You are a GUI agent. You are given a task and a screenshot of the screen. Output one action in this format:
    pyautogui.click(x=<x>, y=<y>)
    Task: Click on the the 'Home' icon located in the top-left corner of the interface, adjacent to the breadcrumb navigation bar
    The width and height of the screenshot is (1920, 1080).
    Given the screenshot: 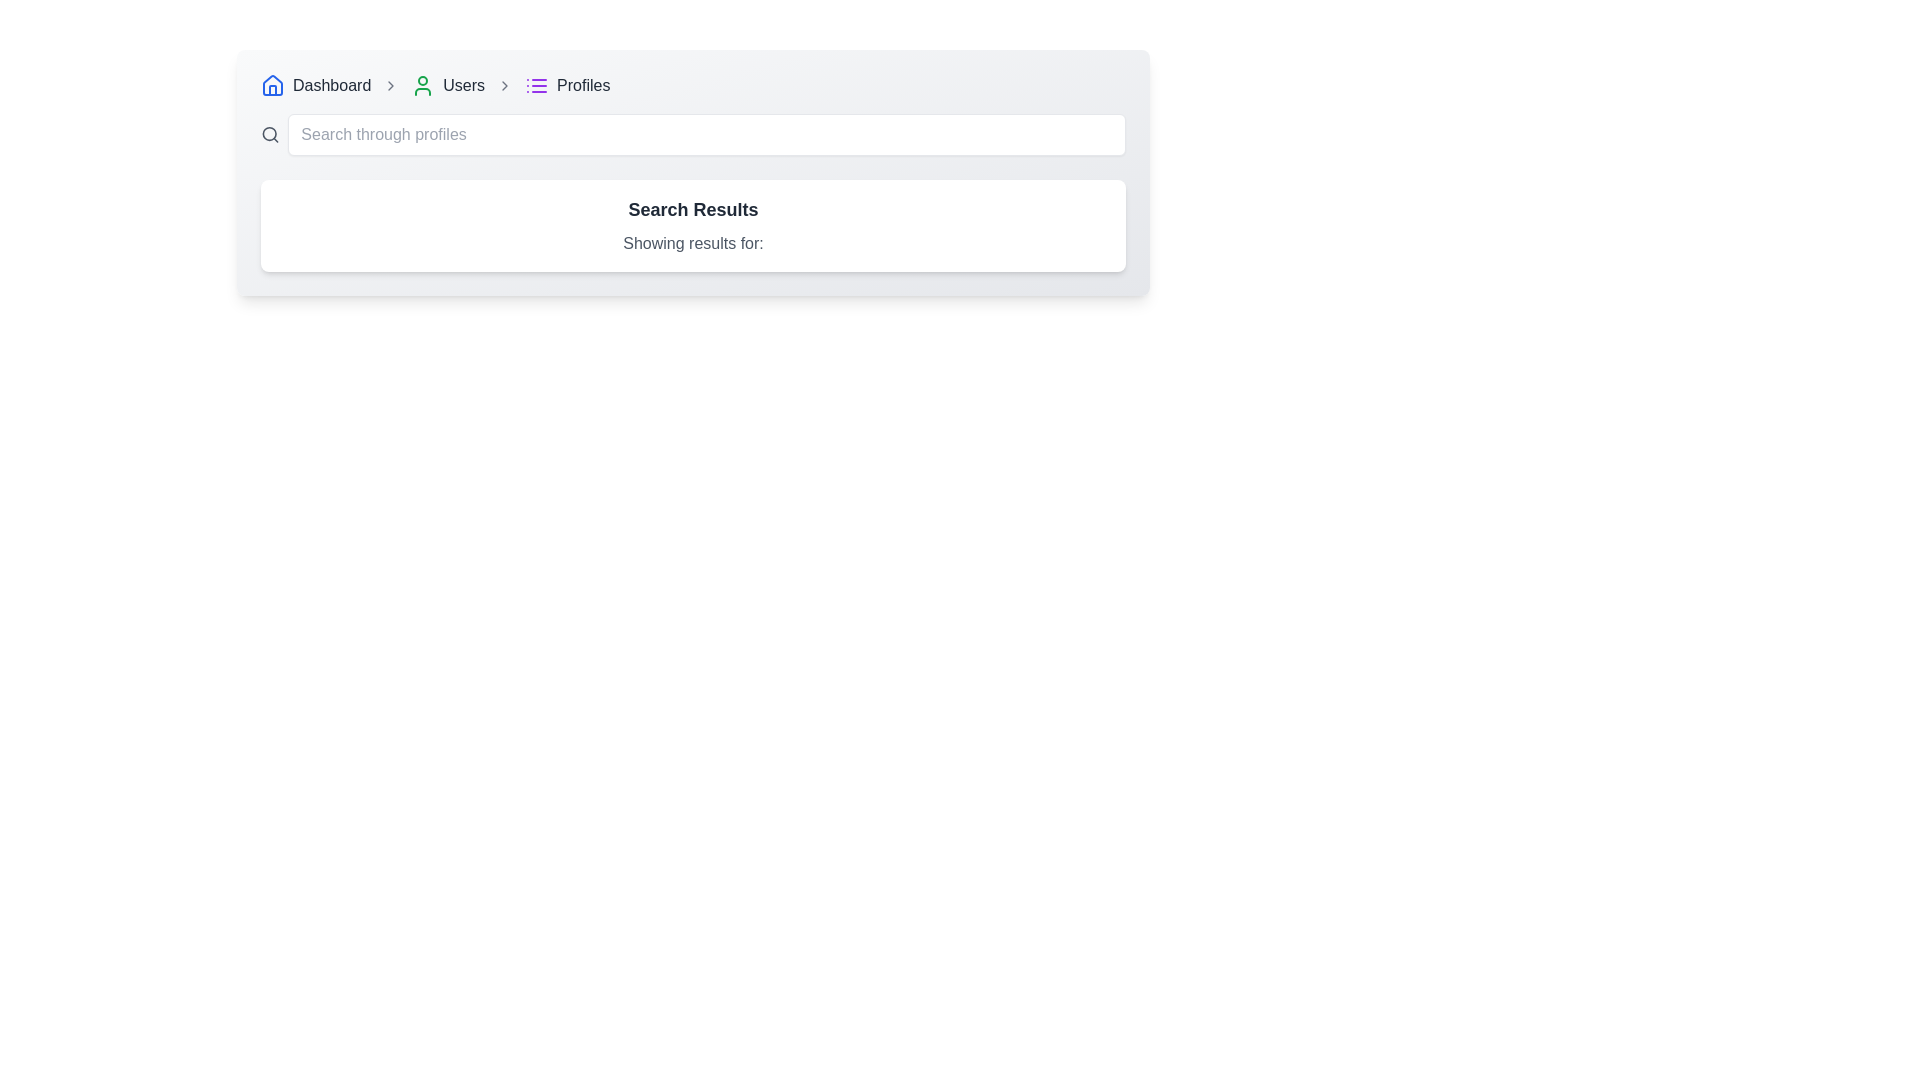 What is the action you would take?
    pyautogui.click(x=272, y=83)
    